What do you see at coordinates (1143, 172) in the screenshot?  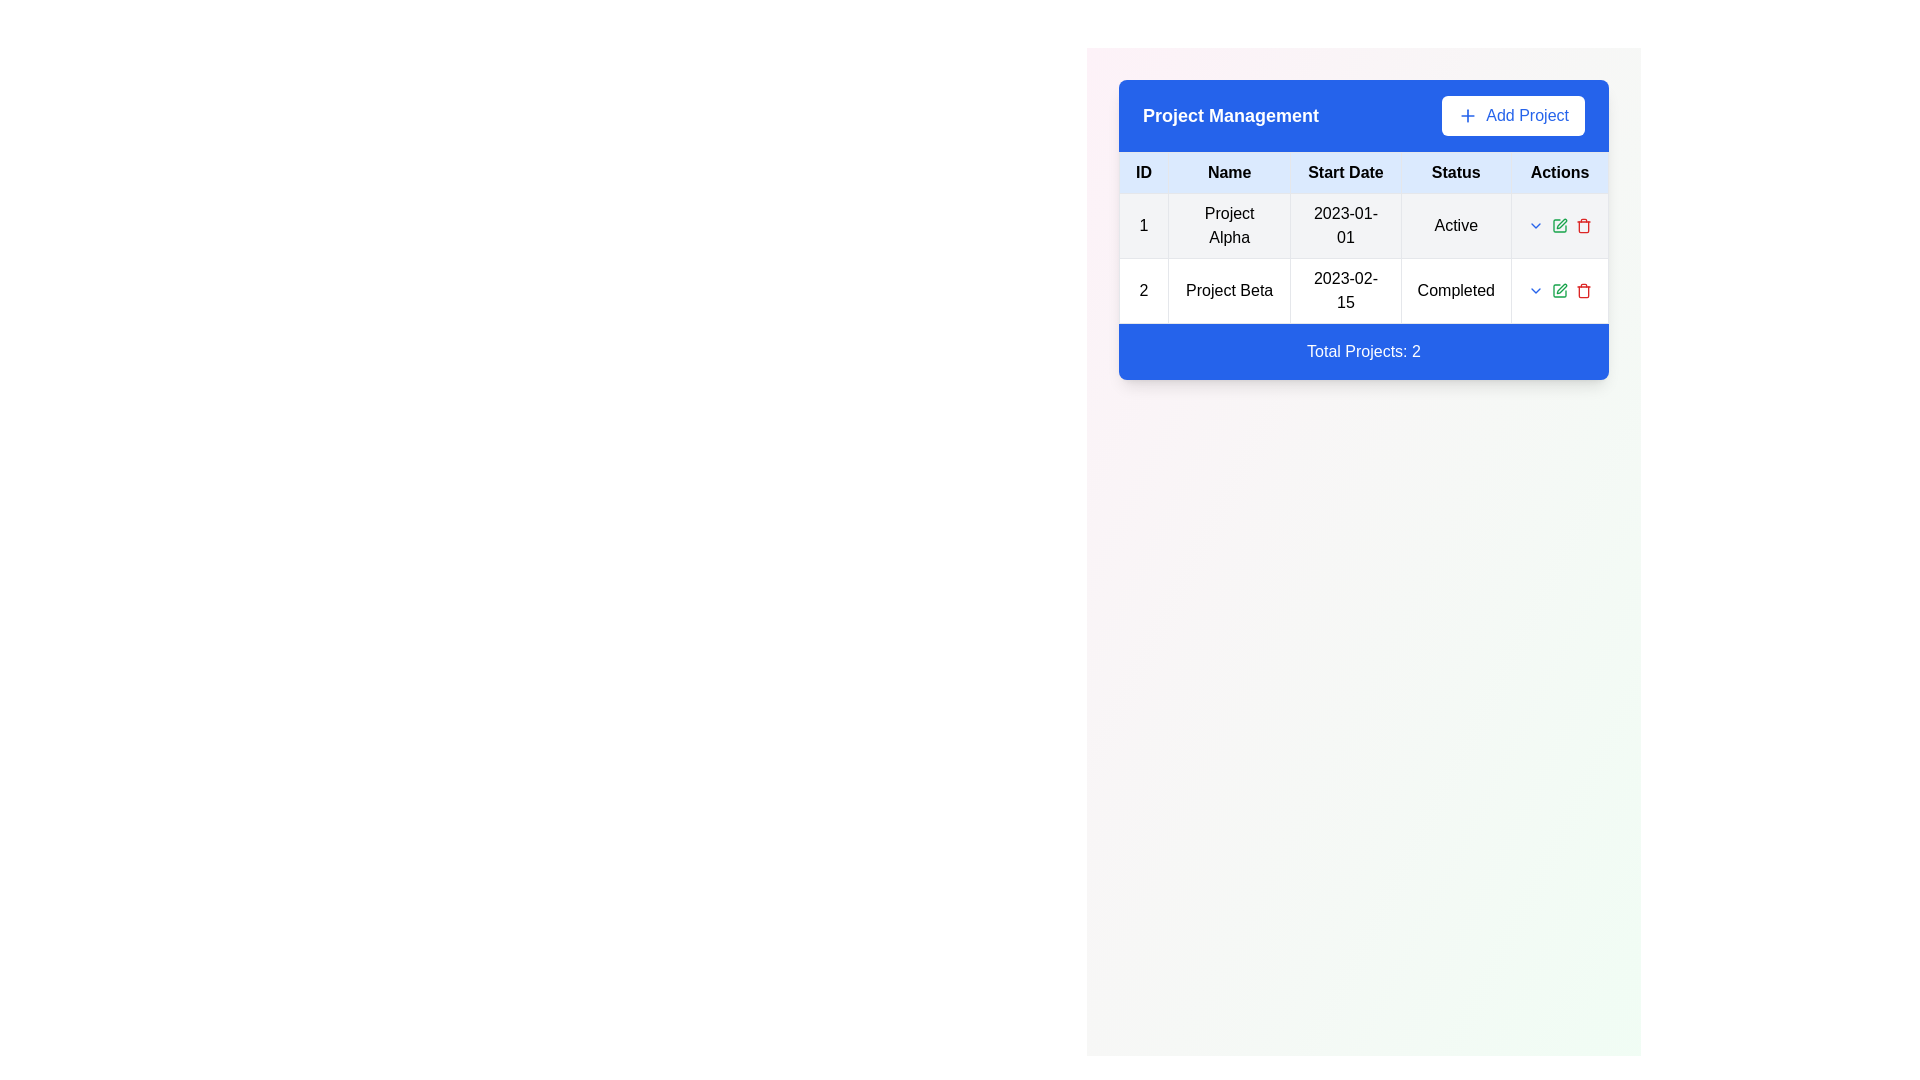 I see `text content of the Table Header Cell that serves as the header for the 'ID' column, located at the leftmost position among the table headers` at bounding box center [1143, 172].